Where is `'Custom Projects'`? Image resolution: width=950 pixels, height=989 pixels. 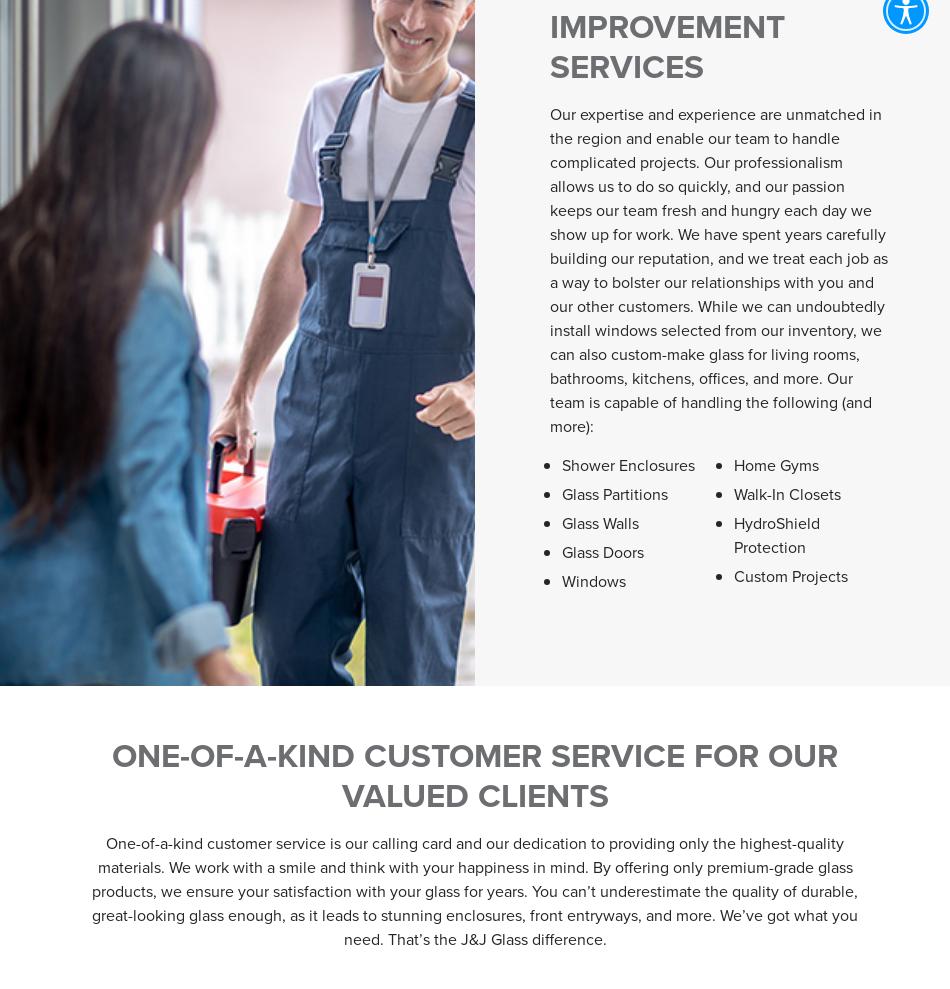 'Custom Projects' is located at coordinates (789, 574).